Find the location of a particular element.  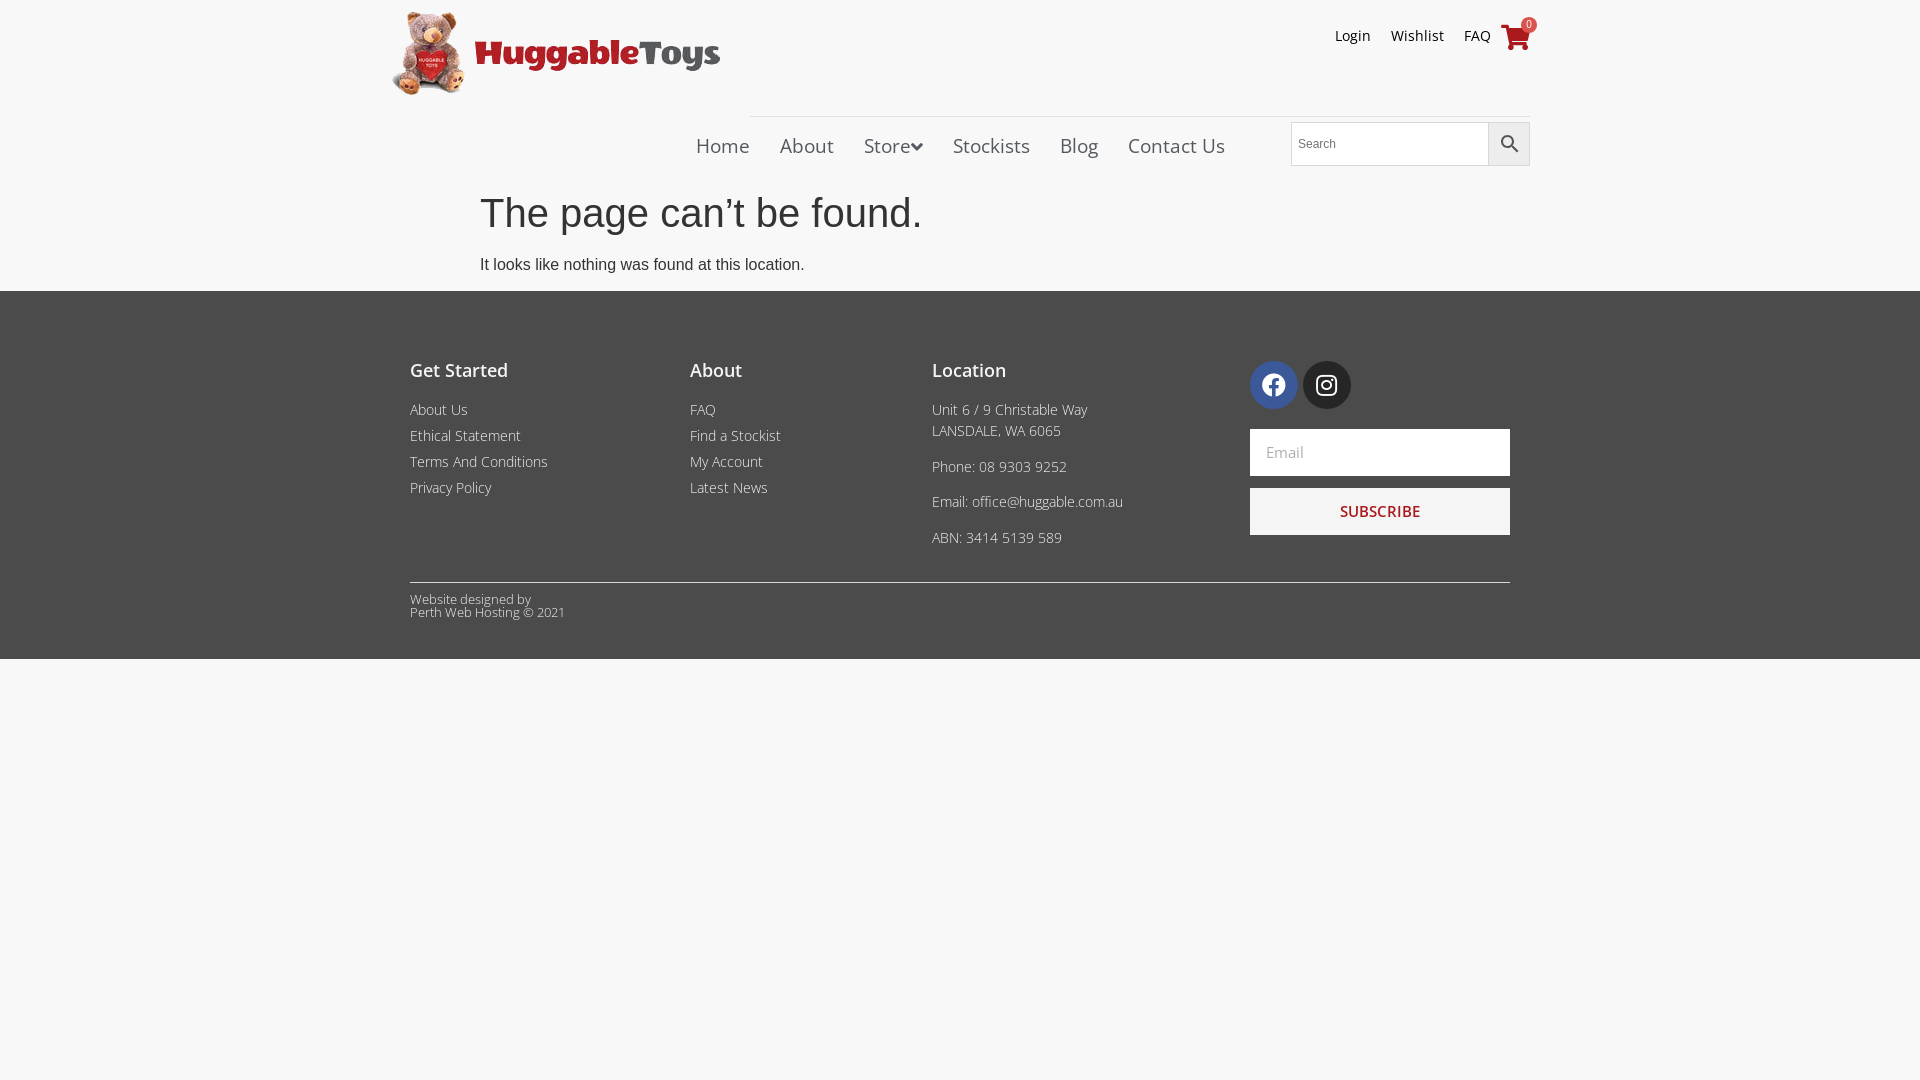

'Terms And Conditions' is located at coordinates (539, 461).